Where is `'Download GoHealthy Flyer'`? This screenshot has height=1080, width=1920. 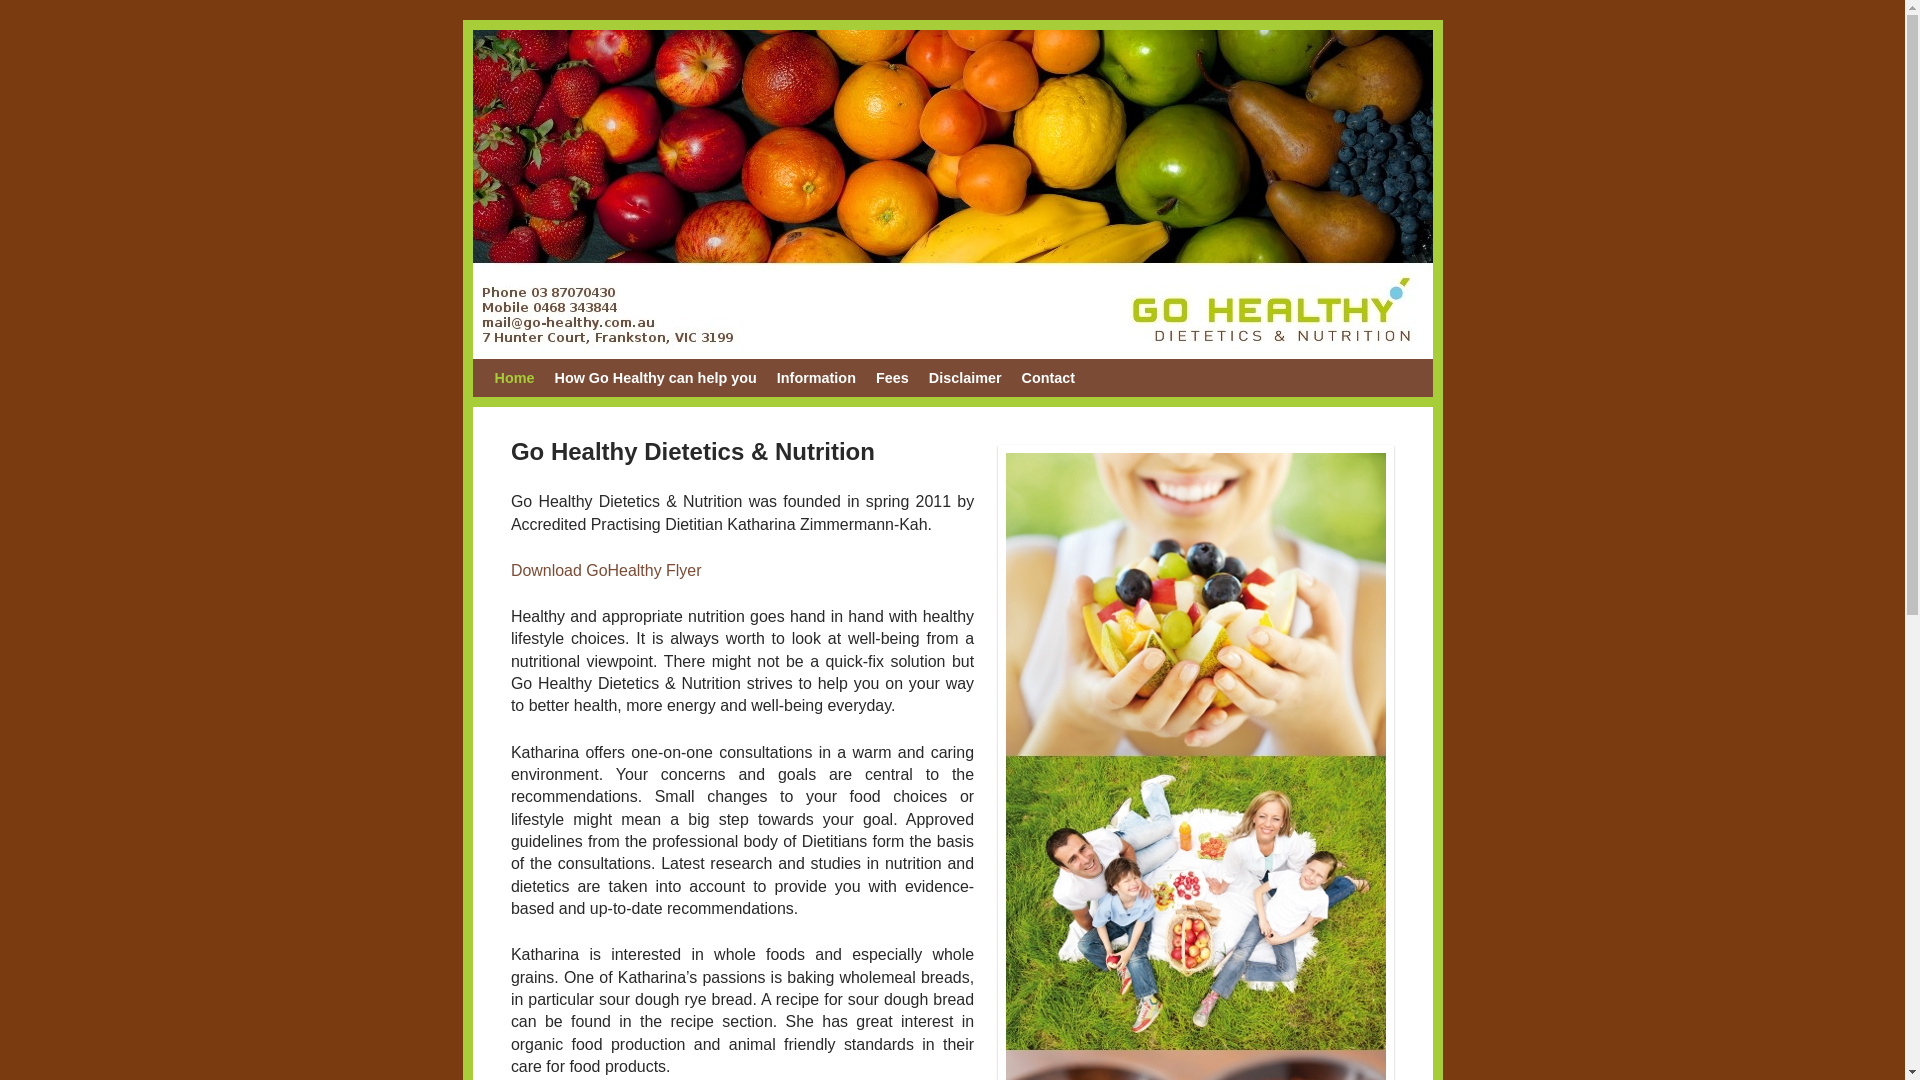 'Download GoHealthy Flyer' is located at coordinates (605, 570).